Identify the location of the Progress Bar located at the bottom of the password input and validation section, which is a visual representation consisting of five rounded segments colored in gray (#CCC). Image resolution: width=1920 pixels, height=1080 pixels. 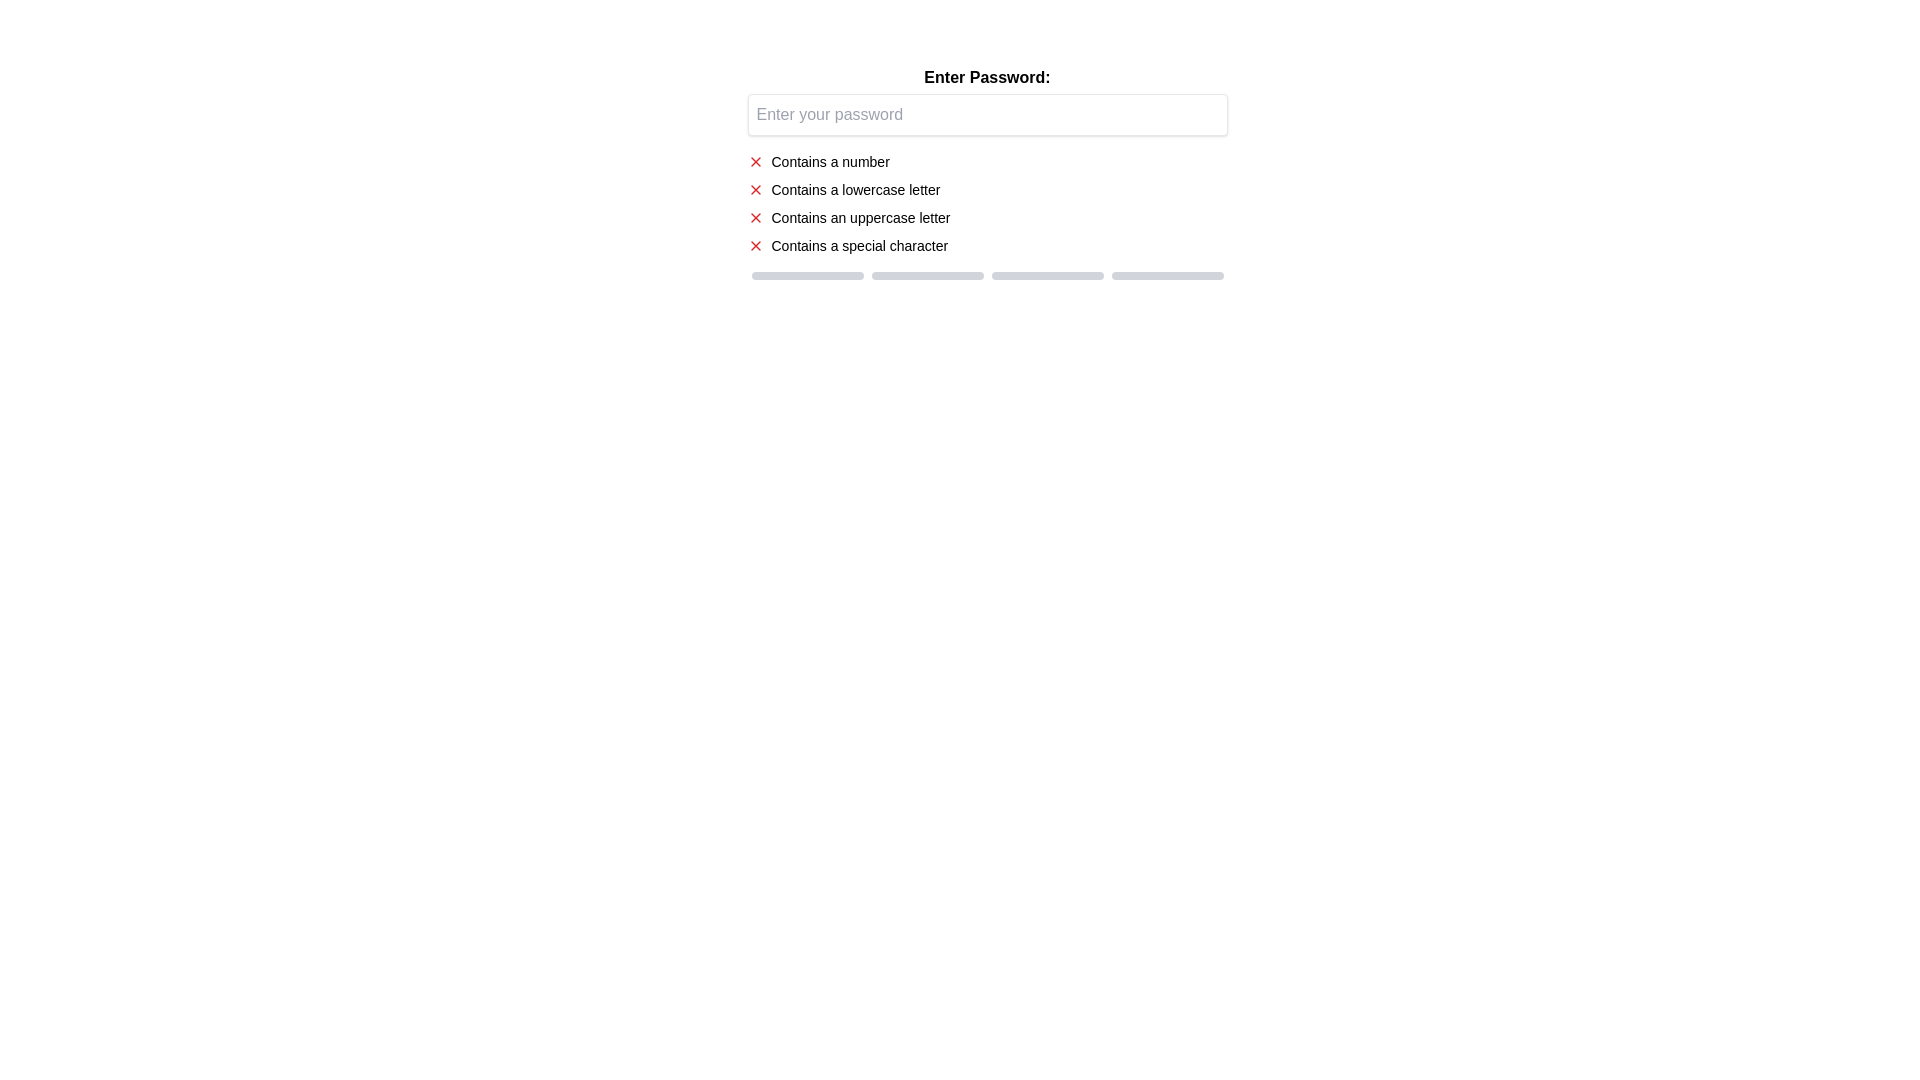
(987, 276).